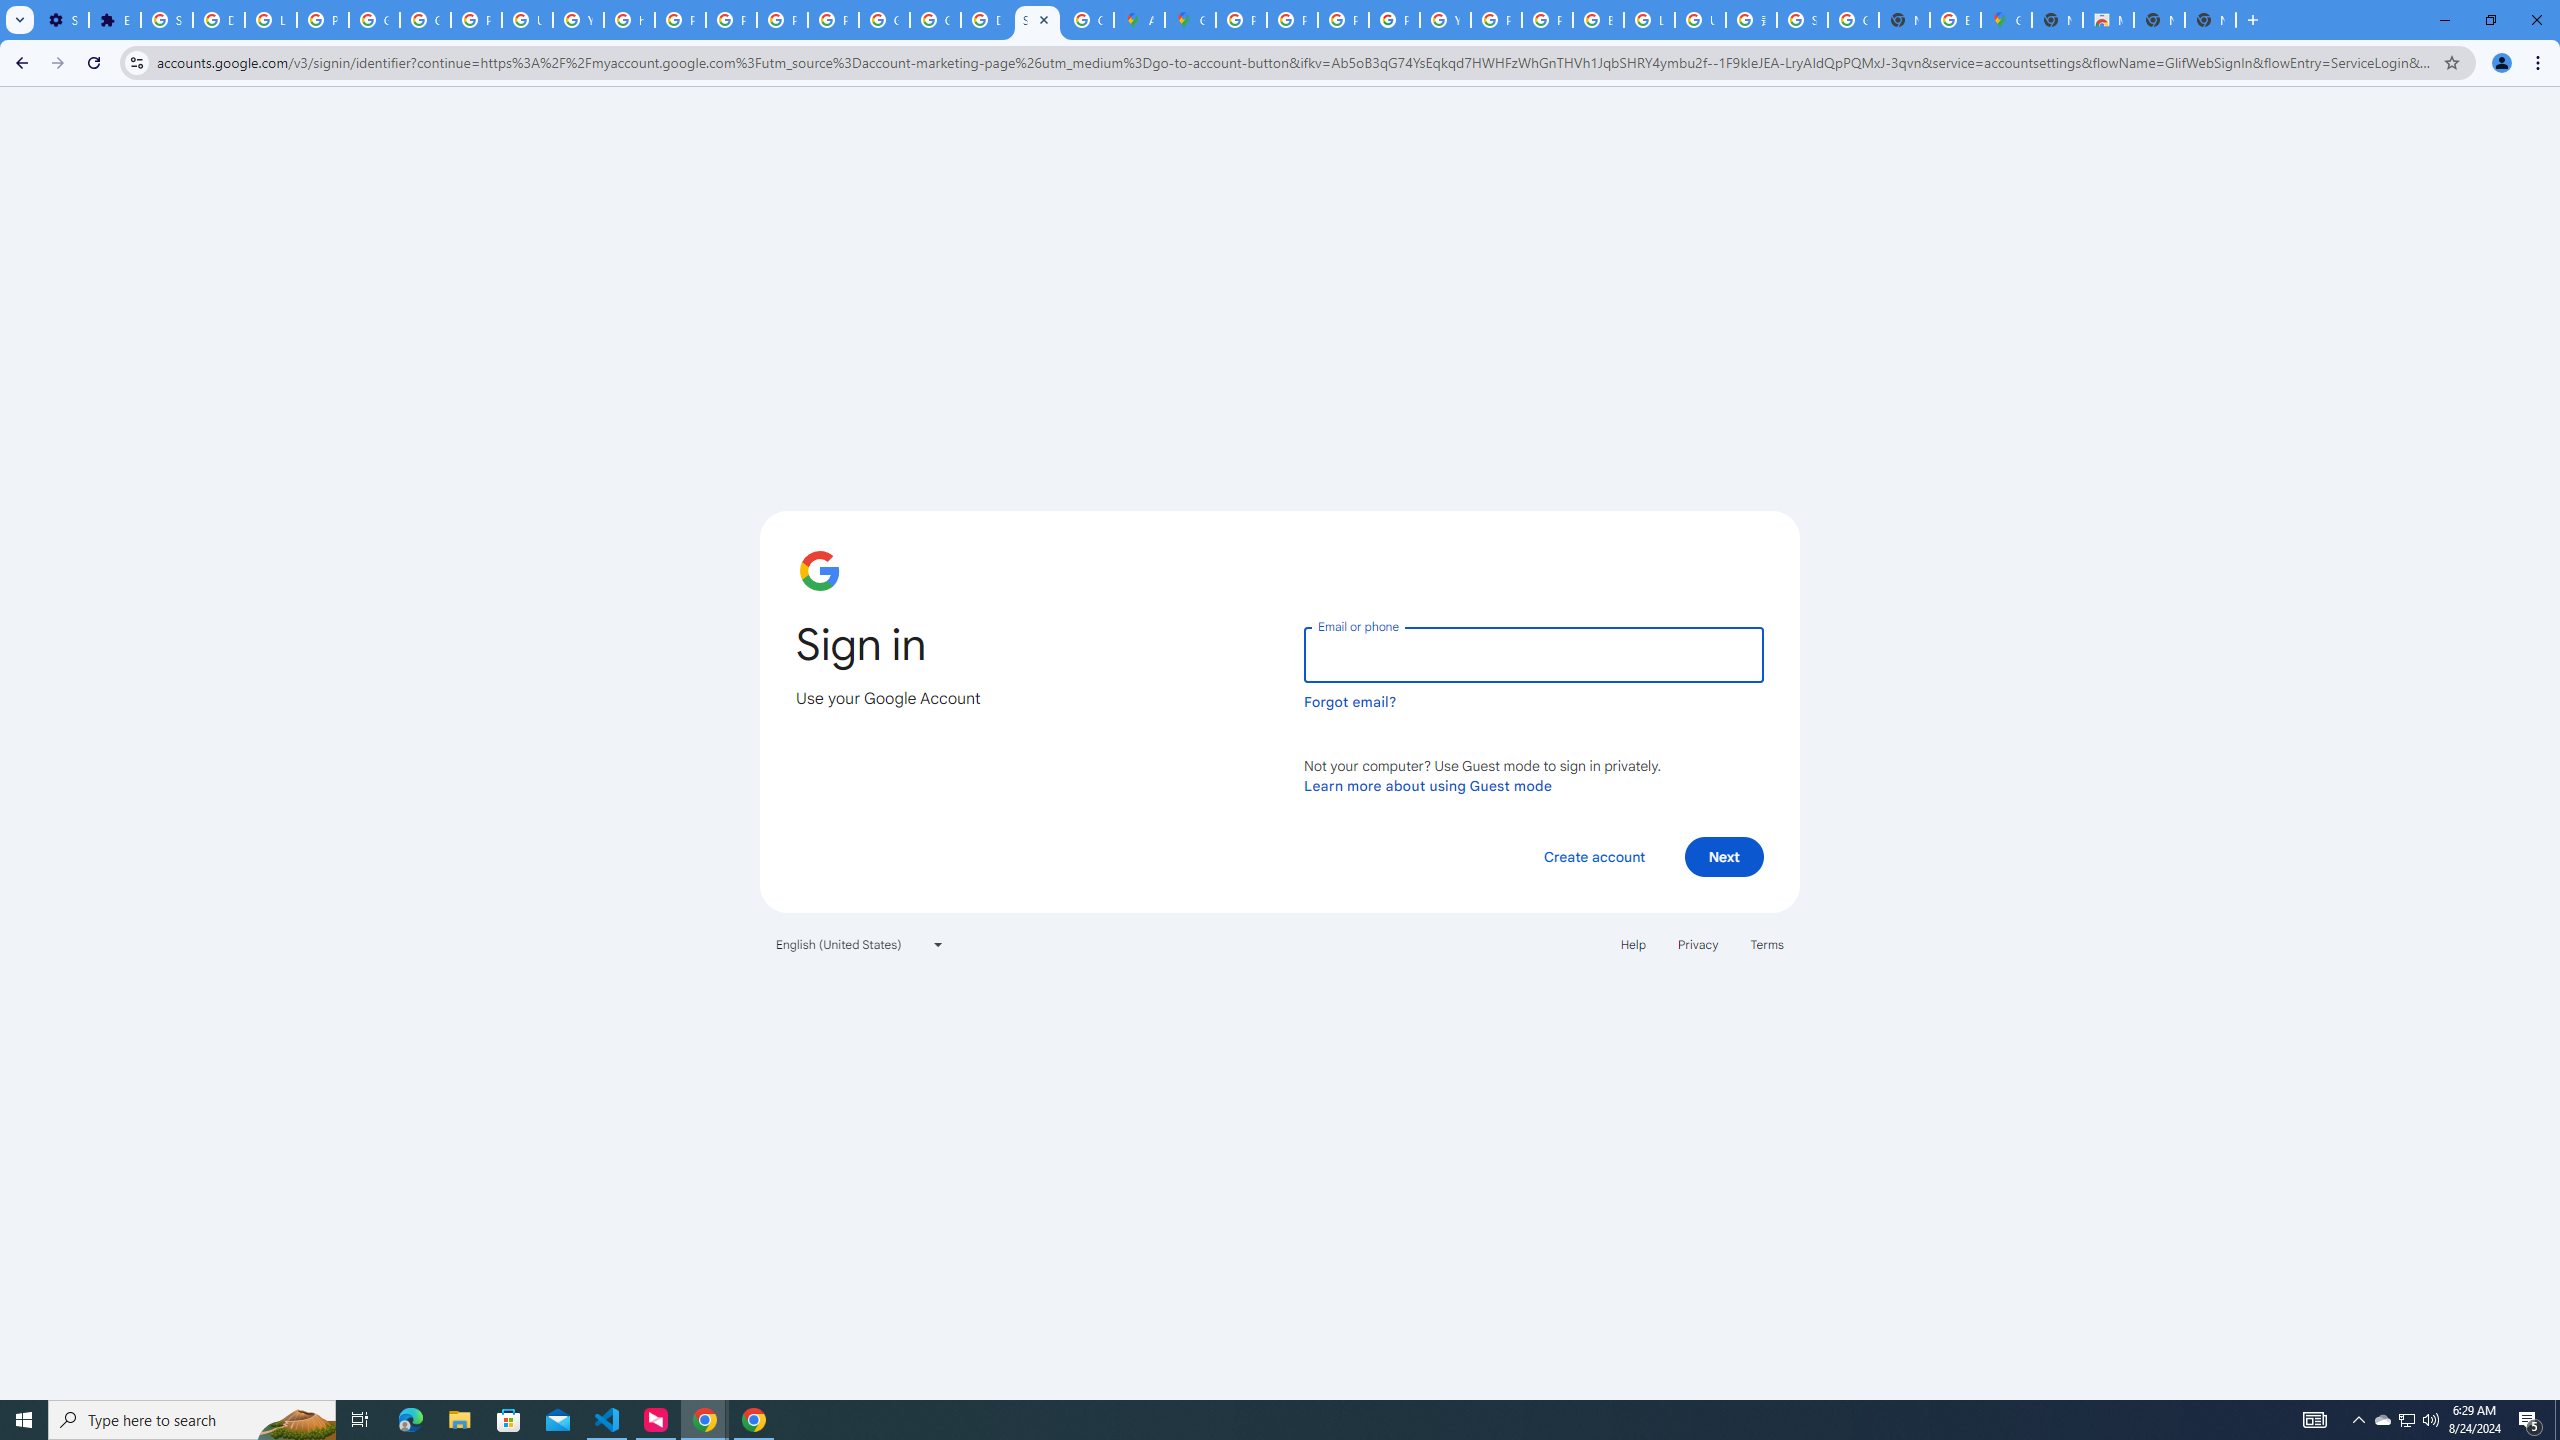  What do you see at coordinates (2539, 62) in the screenshot?
I see `'Chrome'` at bounding box center [2539, 62].